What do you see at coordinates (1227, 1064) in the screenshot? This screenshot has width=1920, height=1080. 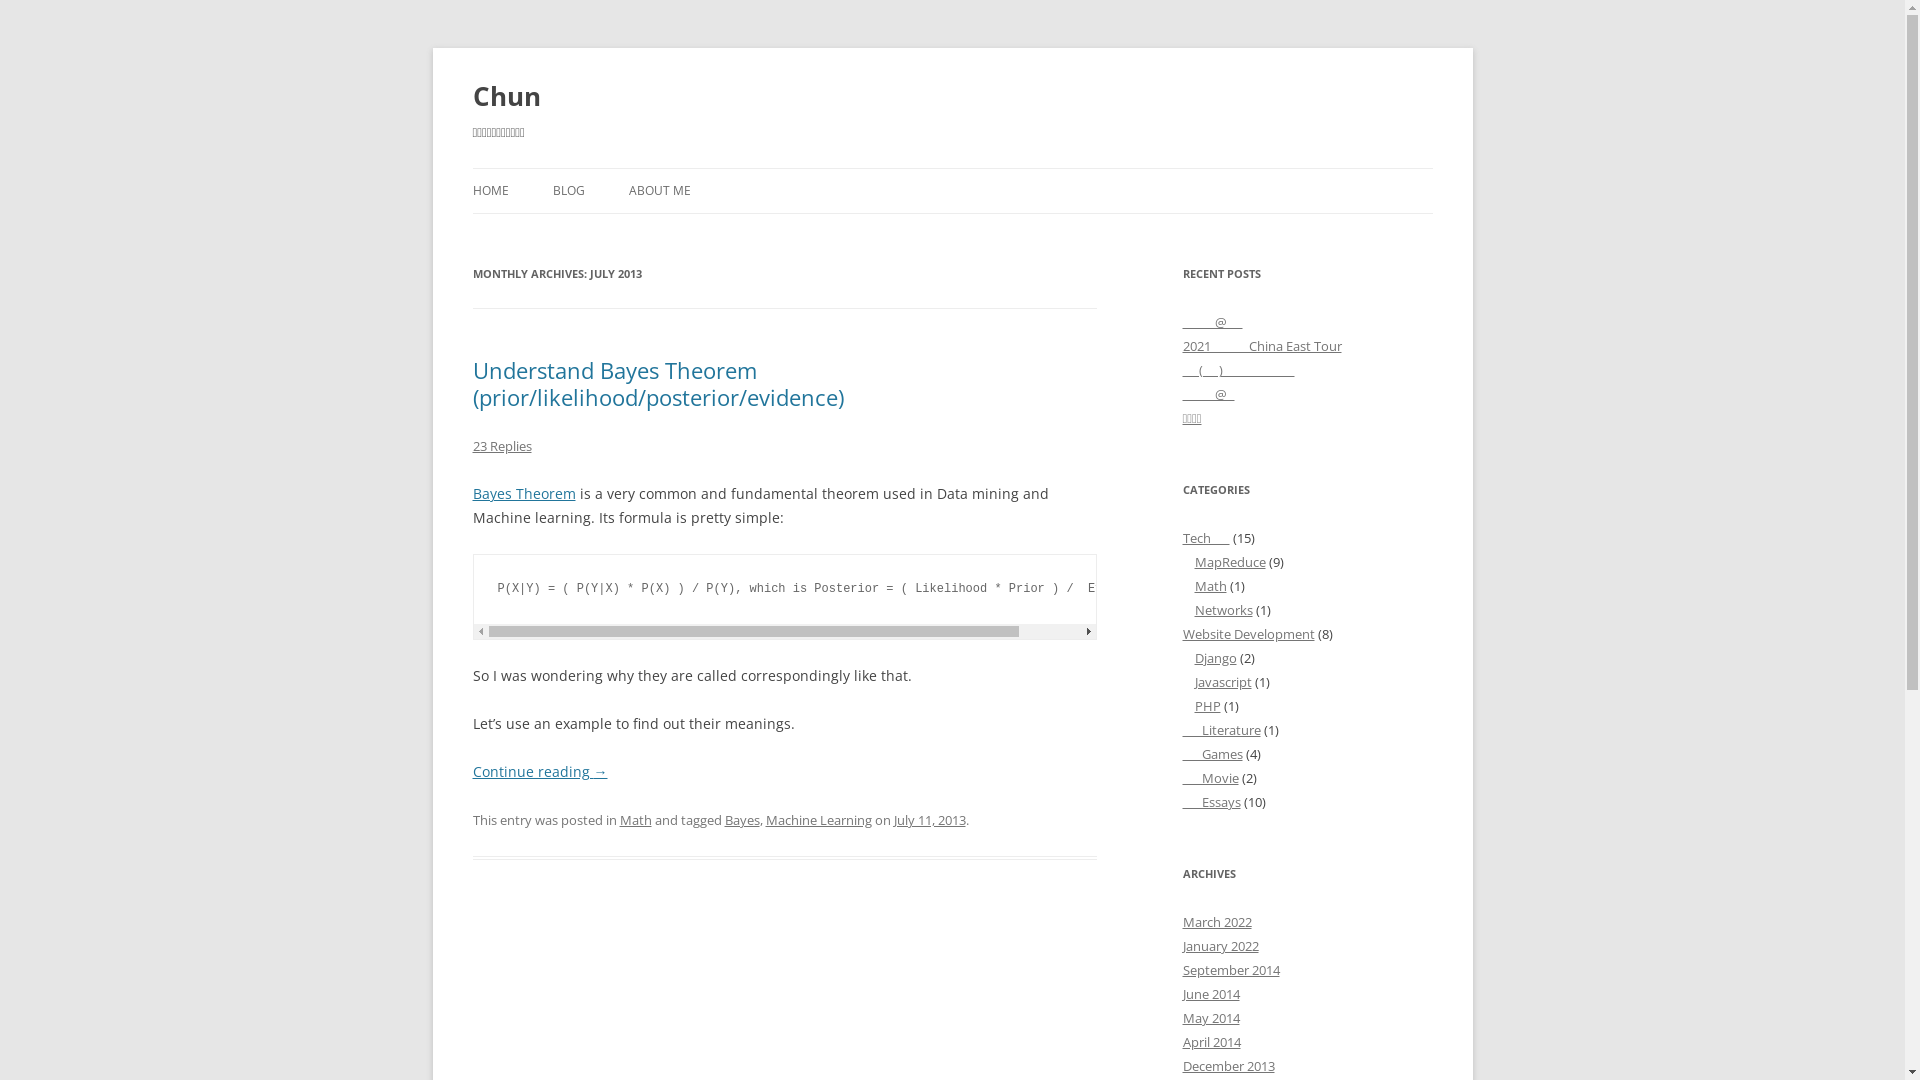 I see `'December 2013'` at bounding box center [1227, 1064].